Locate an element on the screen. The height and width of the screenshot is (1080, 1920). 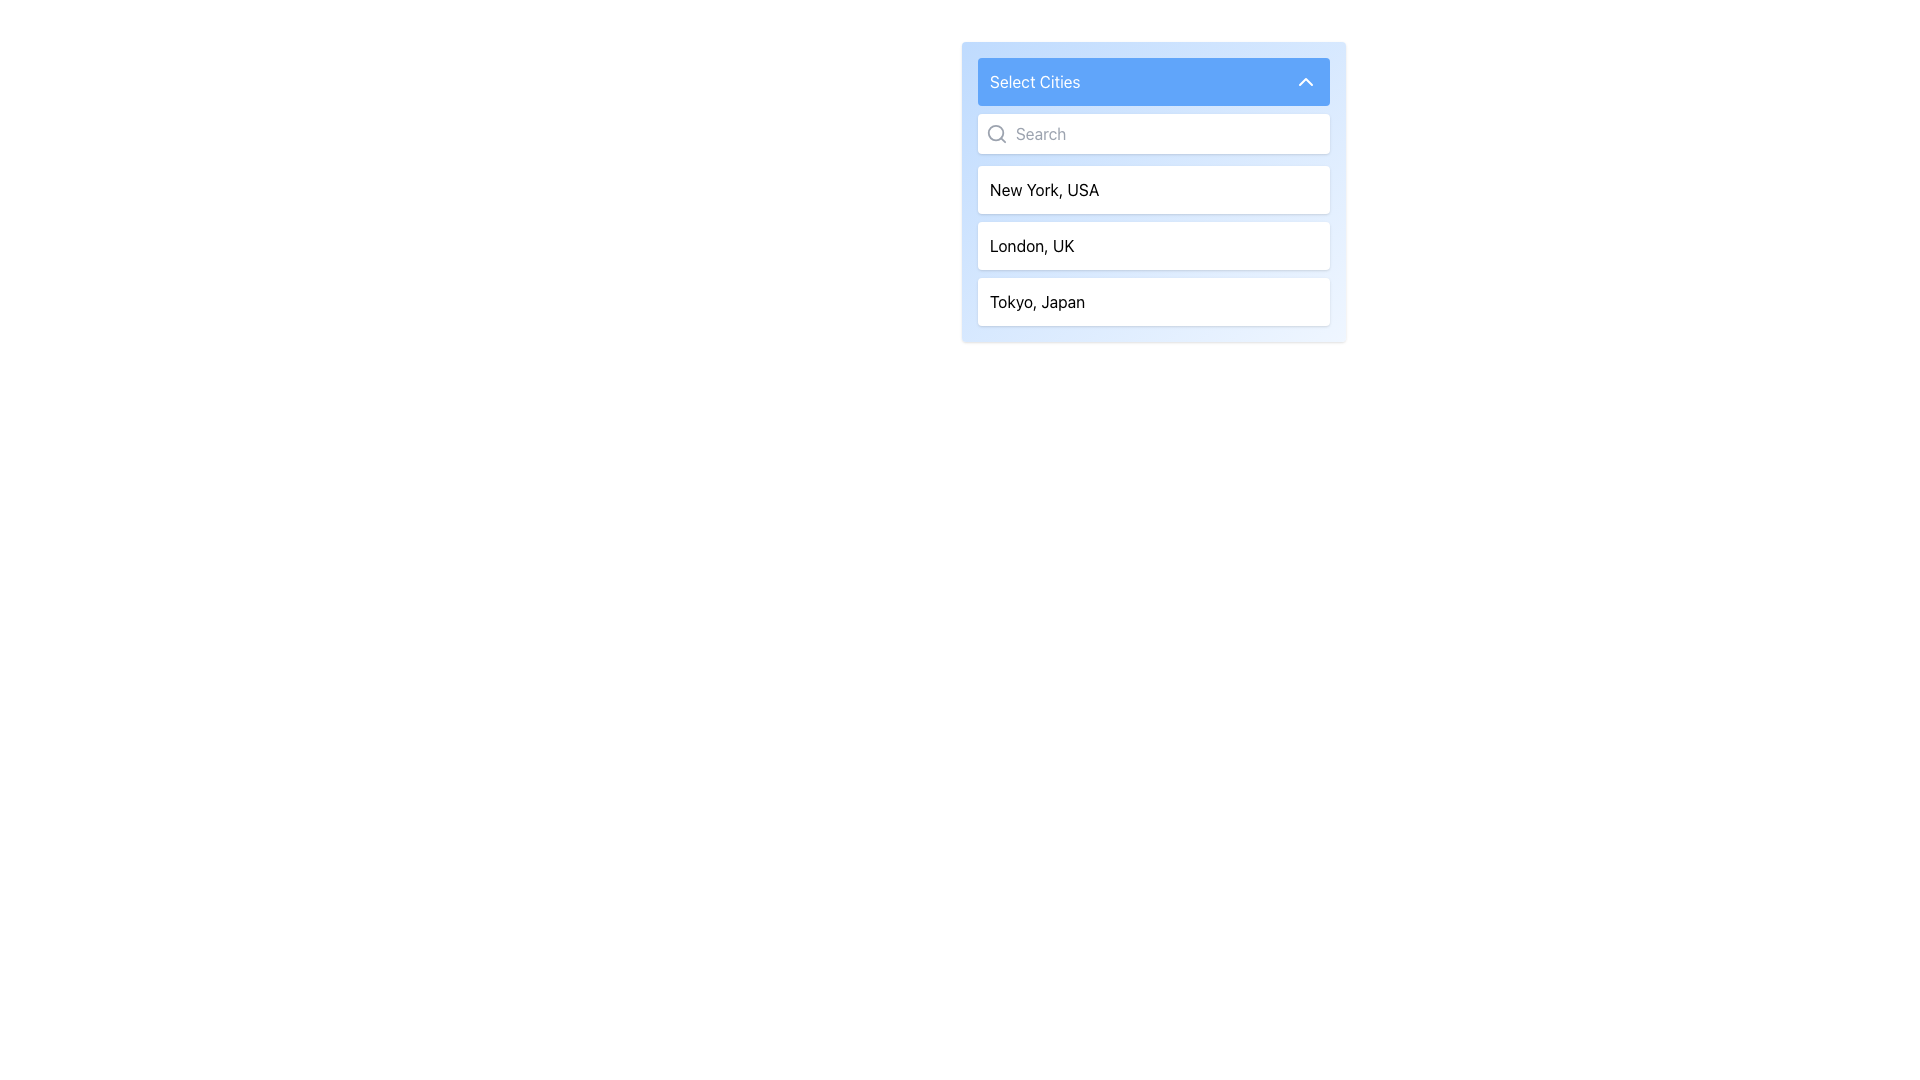
to select the 'New York, USA' option from the dropdown menu, which is the first item listed directly below the search bar is located at coordinates (1153, 189).